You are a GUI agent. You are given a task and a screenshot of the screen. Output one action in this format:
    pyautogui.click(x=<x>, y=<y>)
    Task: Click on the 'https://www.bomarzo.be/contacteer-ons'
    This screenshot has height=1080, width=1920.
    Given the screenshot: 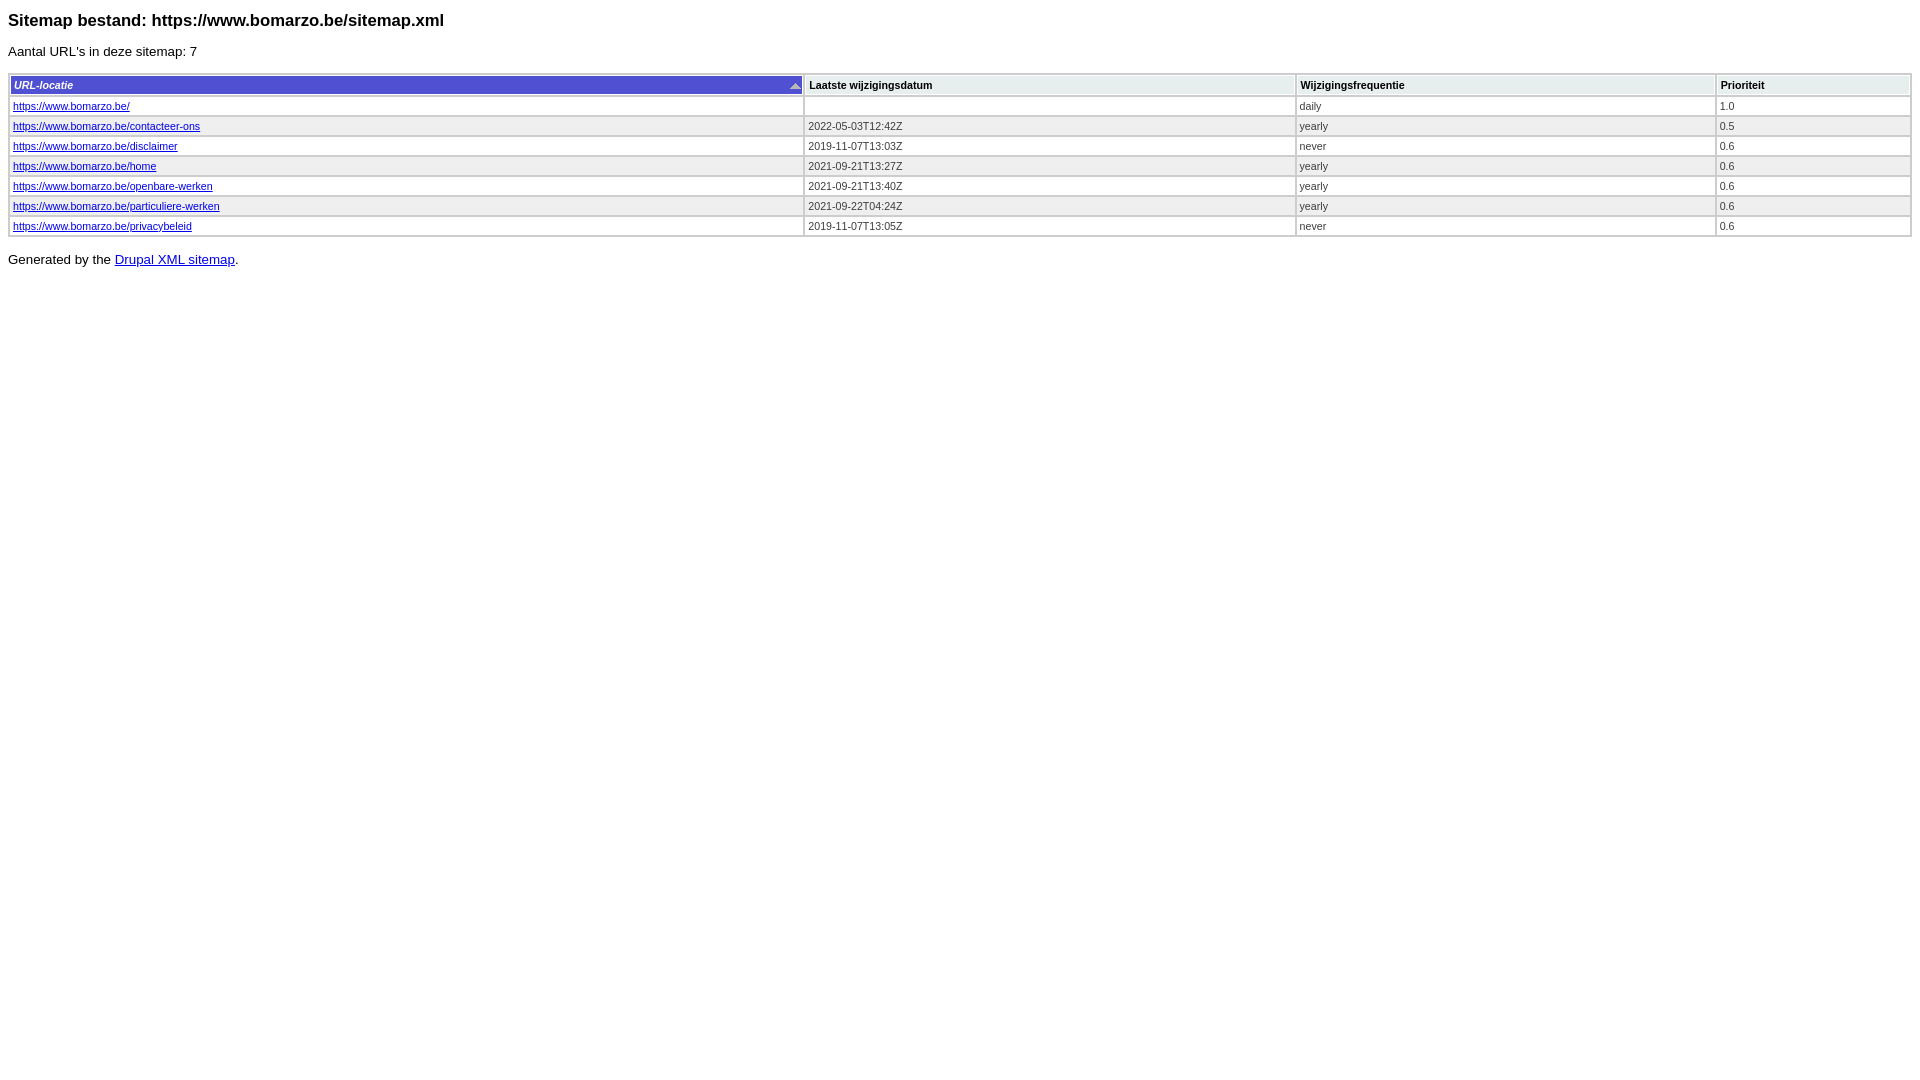 What is the action you would take?
    pyautogui.click(x=105, y=126)
    